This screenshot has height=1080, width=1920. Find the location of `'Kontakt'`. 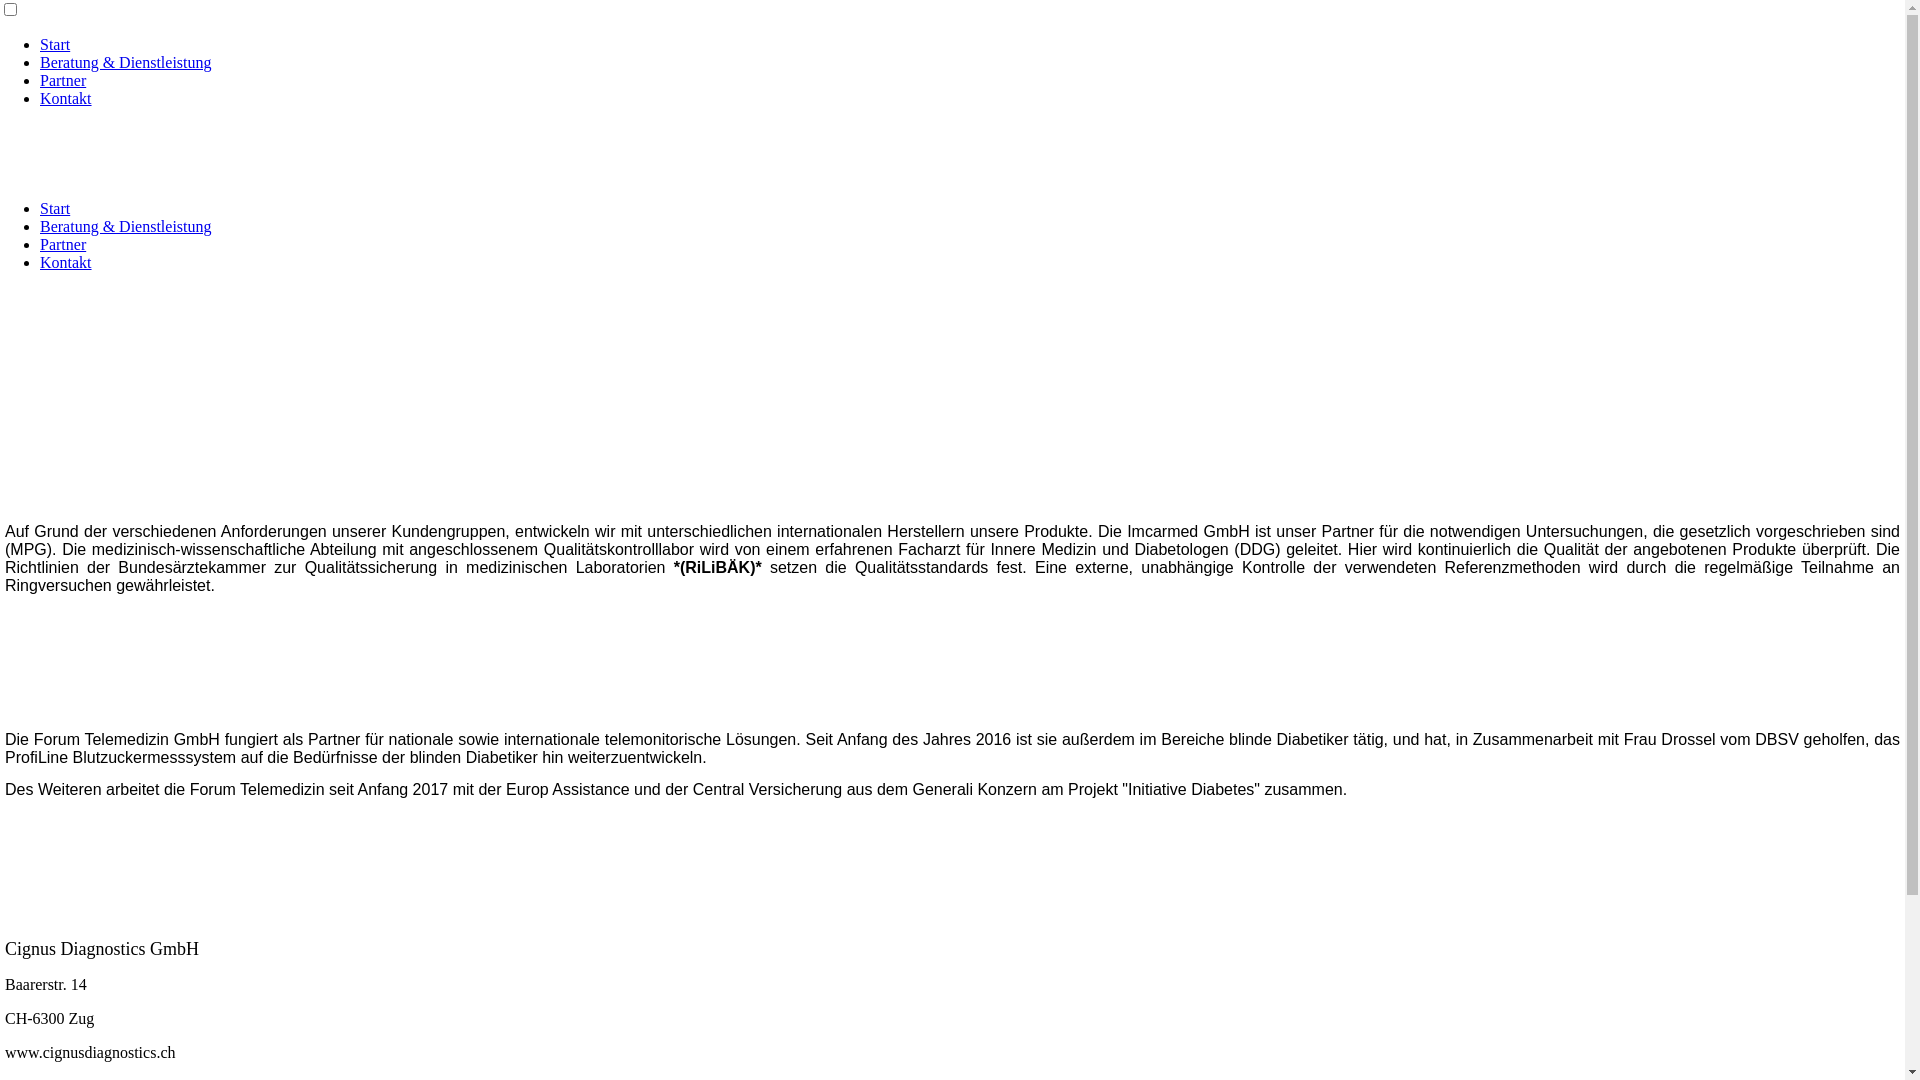

'Kontakt' is located at coordinates (66, 98).